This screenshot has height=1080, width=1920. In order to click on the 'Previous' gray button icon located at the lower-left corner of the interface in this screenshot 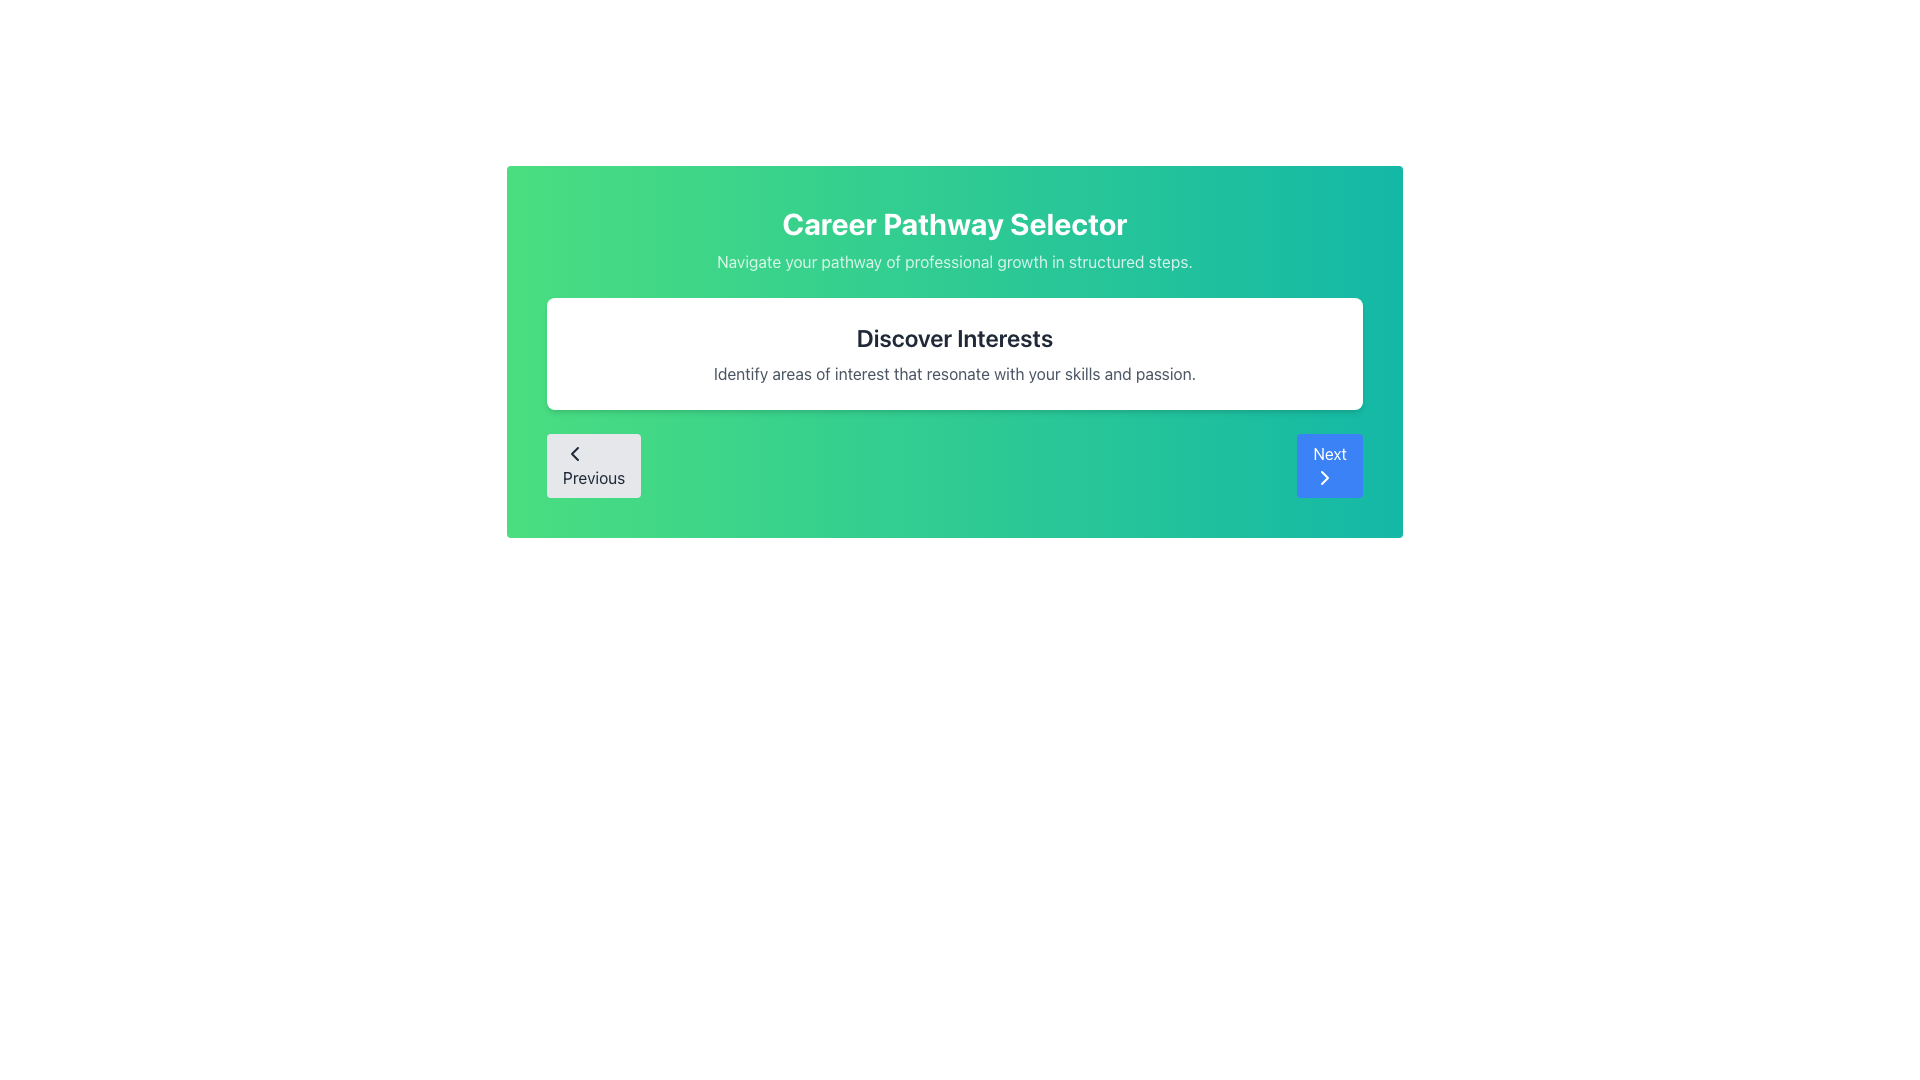, I will do `click(574, 454)`.